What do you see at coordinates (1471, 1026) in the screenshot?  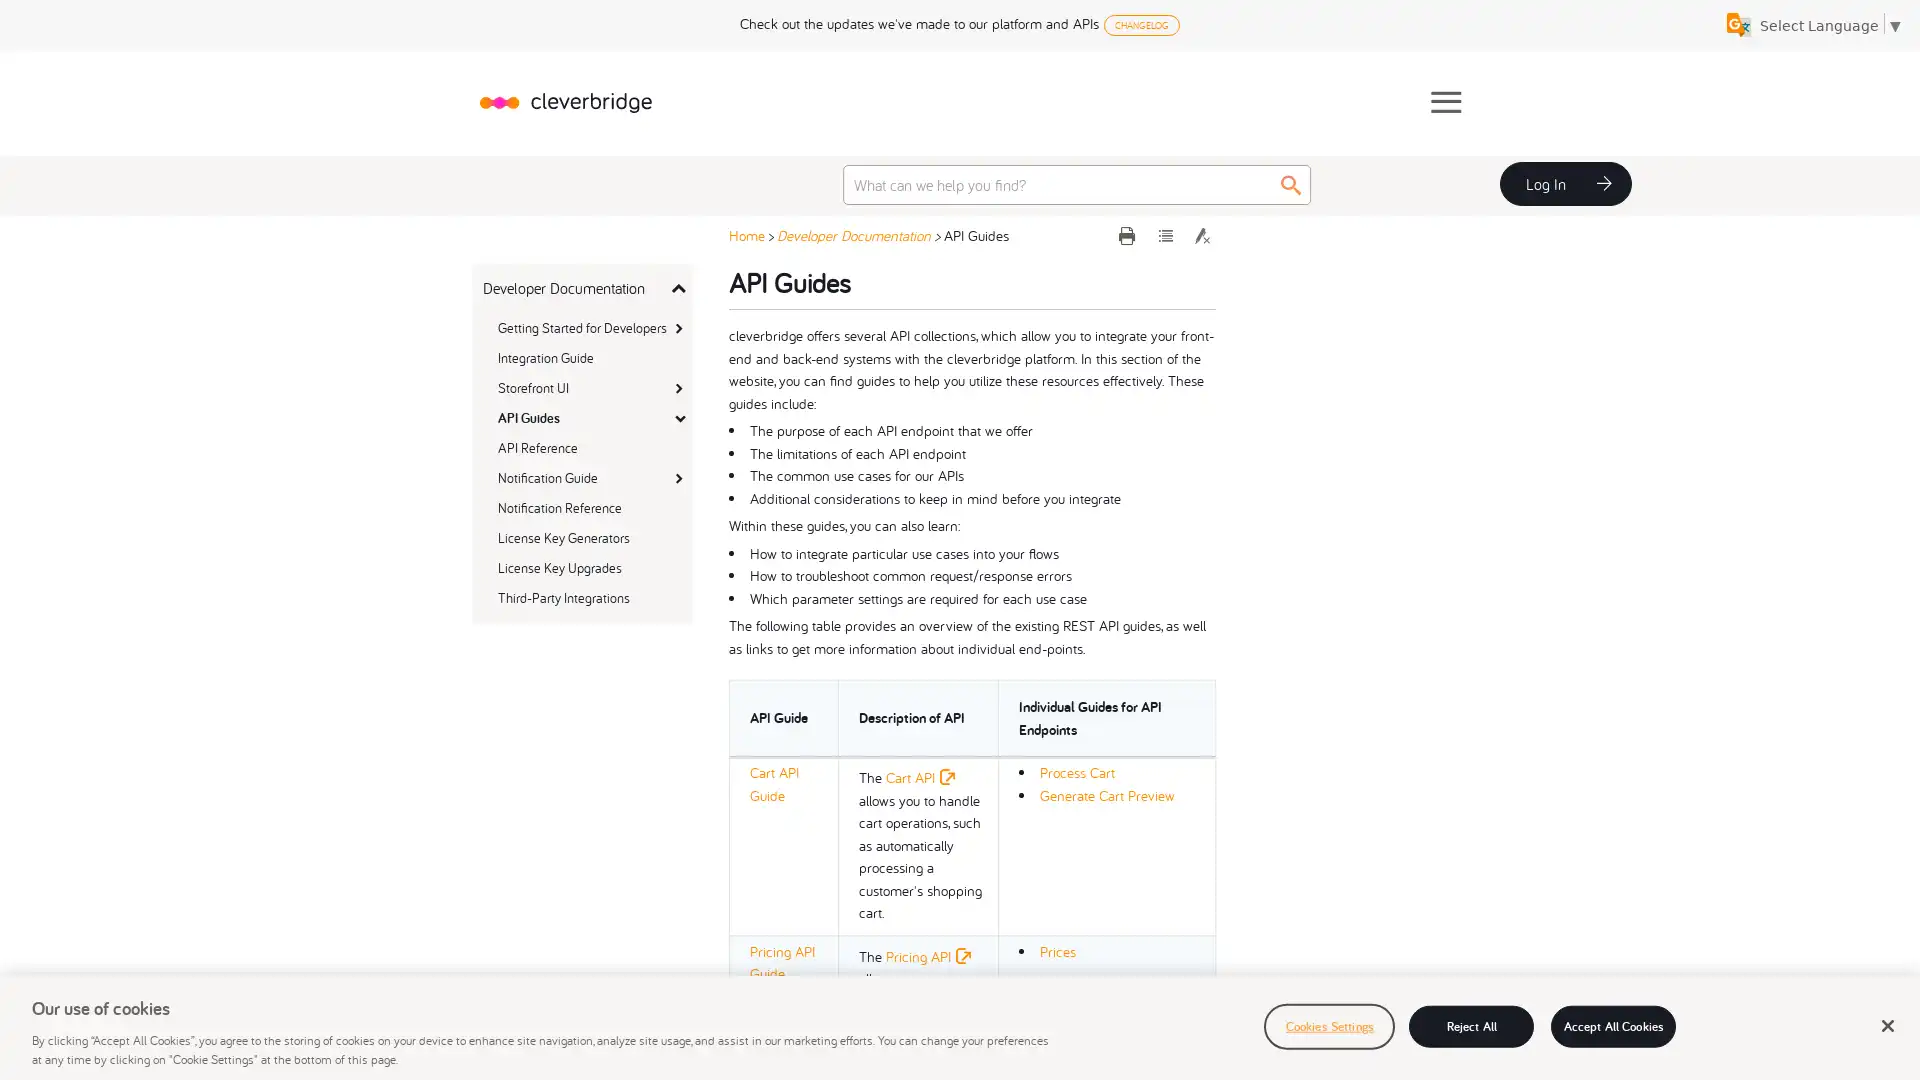 I see `Reject All` at bounding box center [1471, 1026].